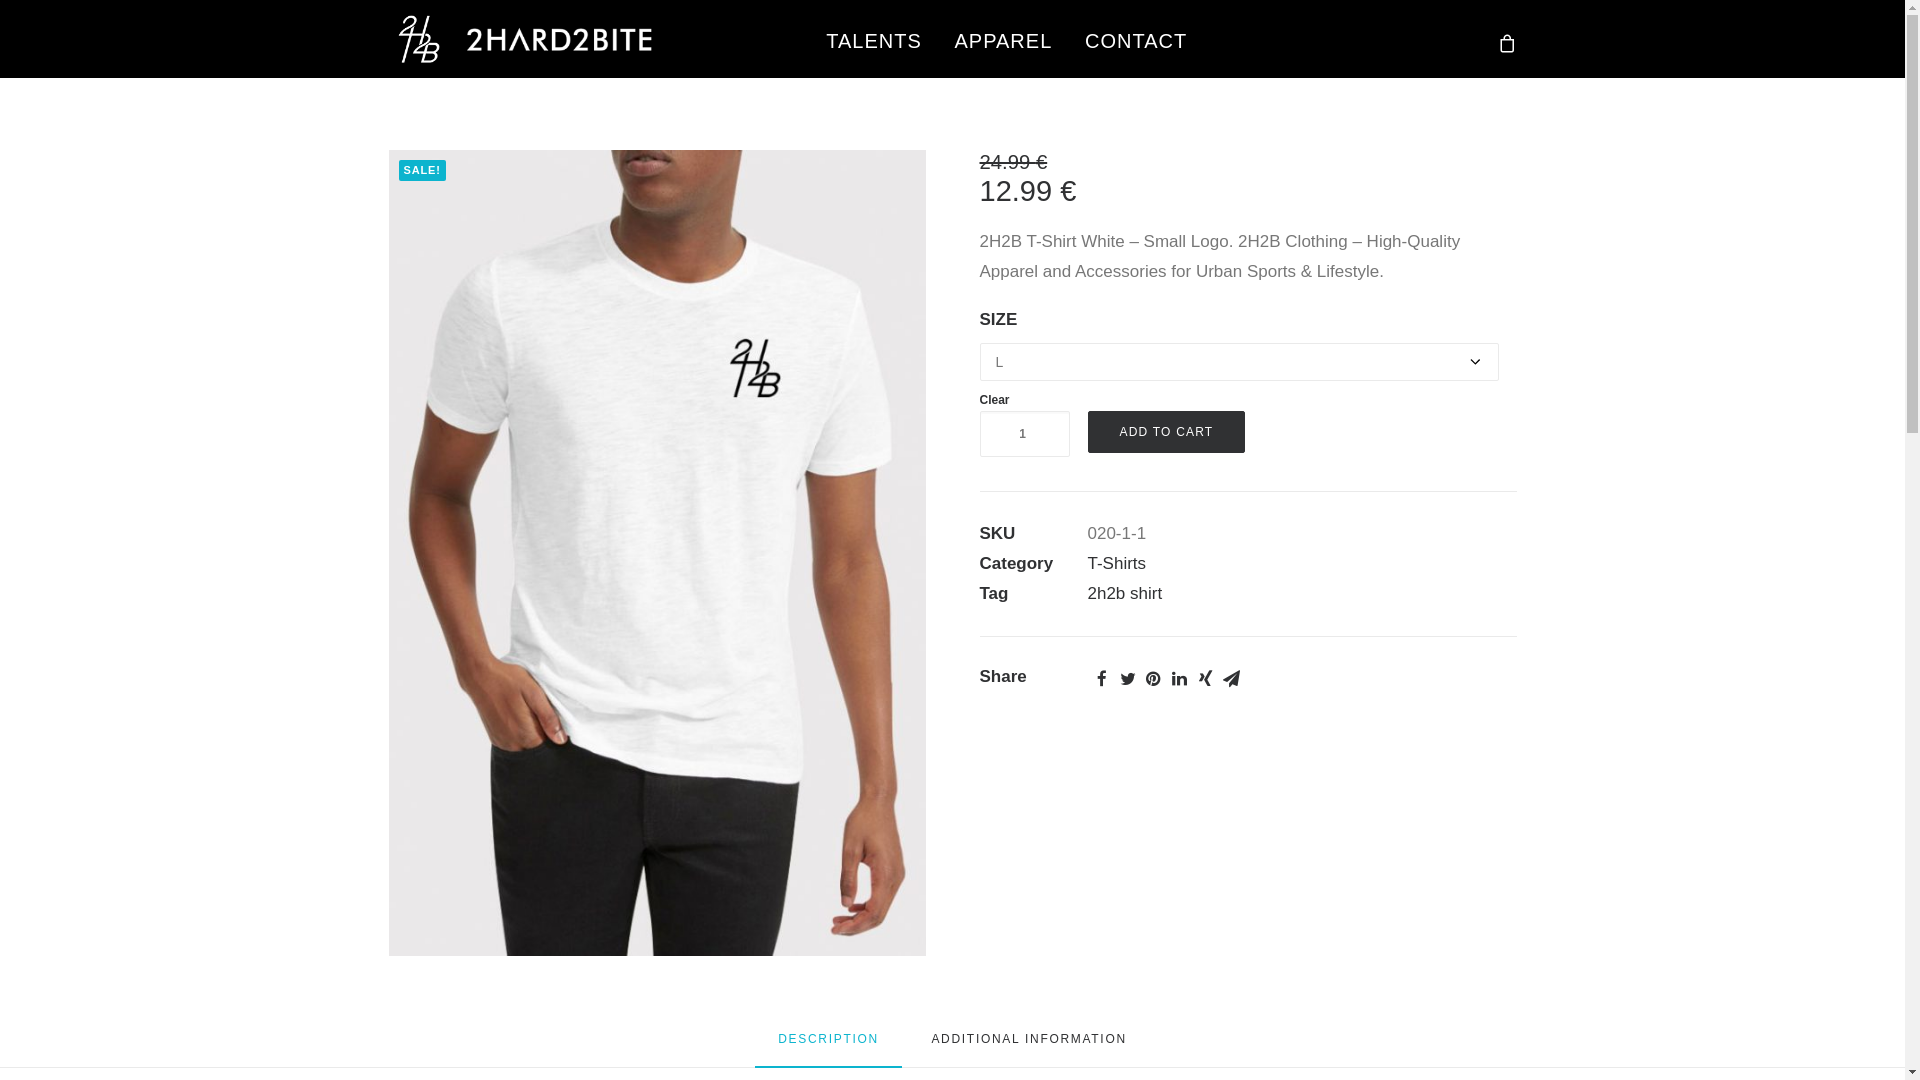 This screenshot has width=1920, height=1080. What do you see at coordinates (979, 433) in the screenshot?
I see `'Qty'` at bounding box center [979, 433].